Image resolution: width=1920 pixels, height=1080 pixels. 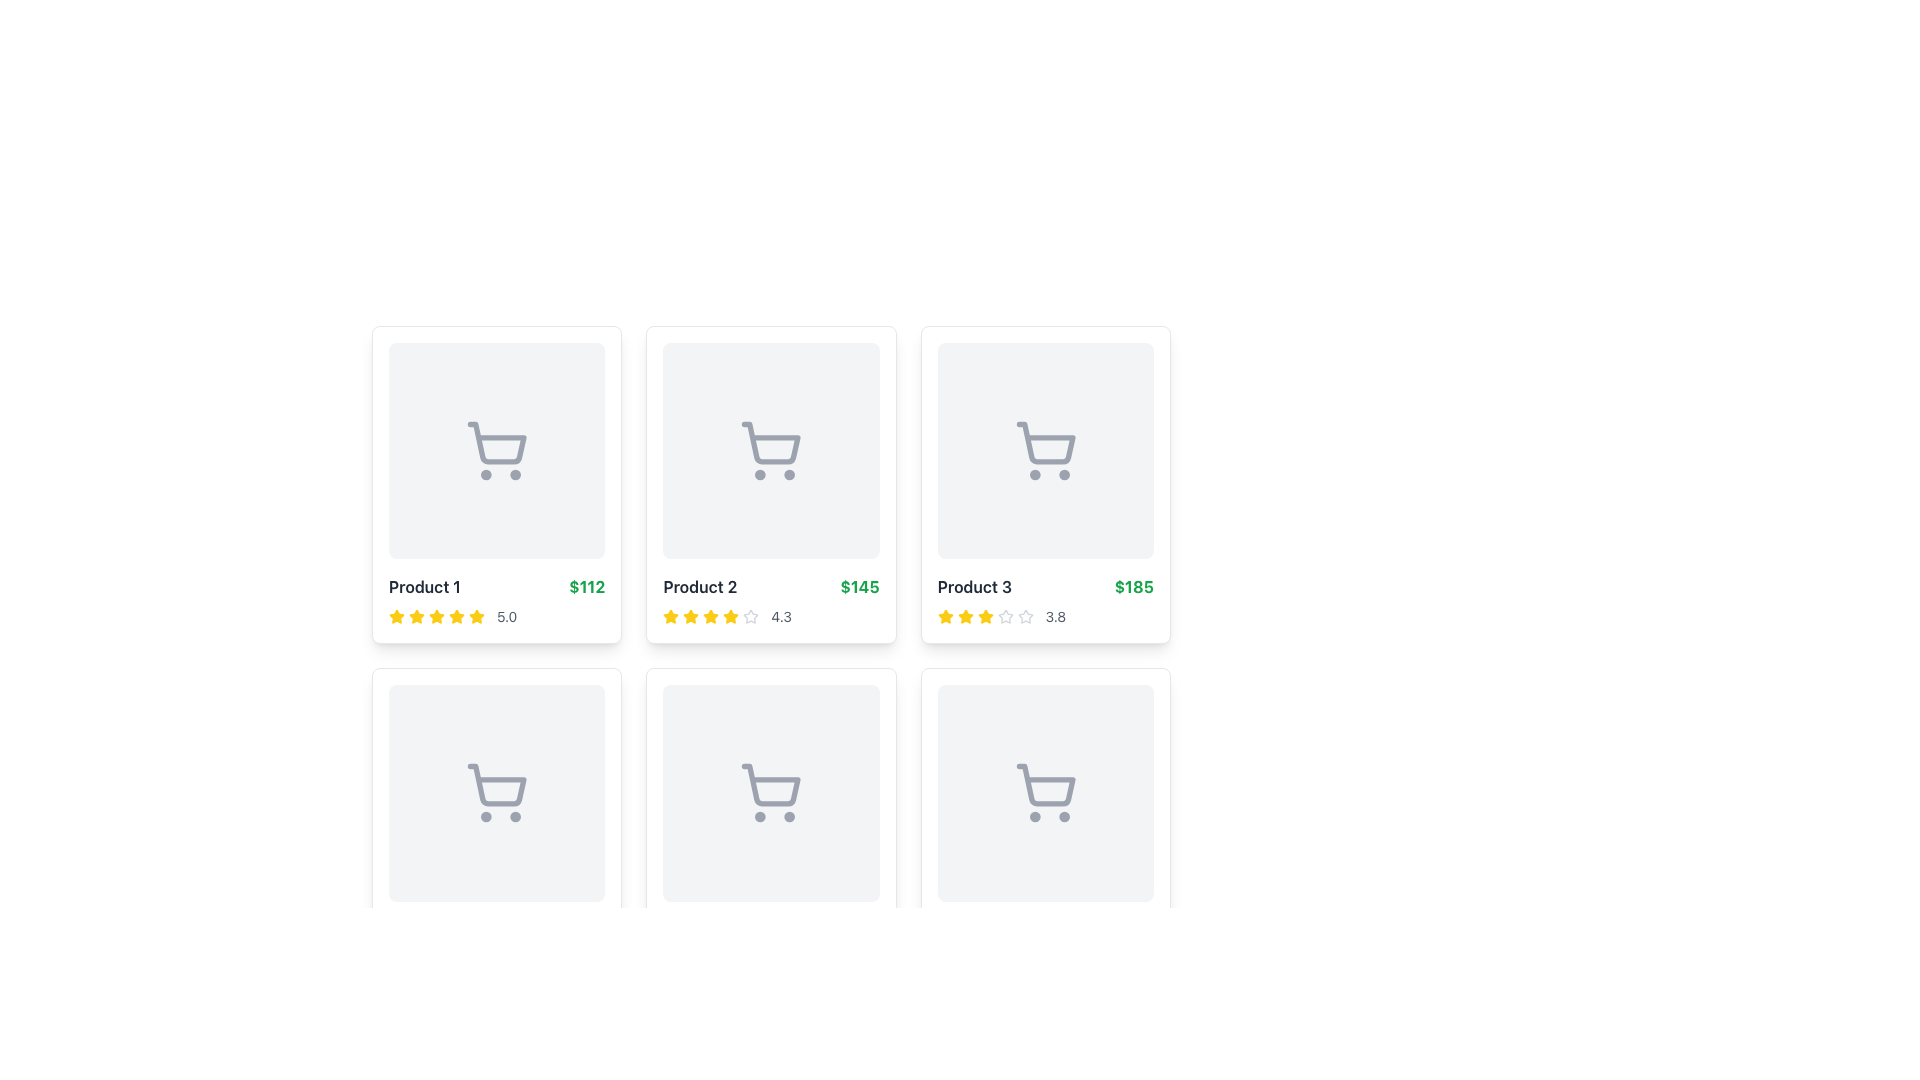 What do you see at coordinates (985, 616) in the screenshot?
I see `the third star icon in the rating system, which is gold-colored and filled, located below the 'Product 3' label and price` at bounding box center [985, 616].